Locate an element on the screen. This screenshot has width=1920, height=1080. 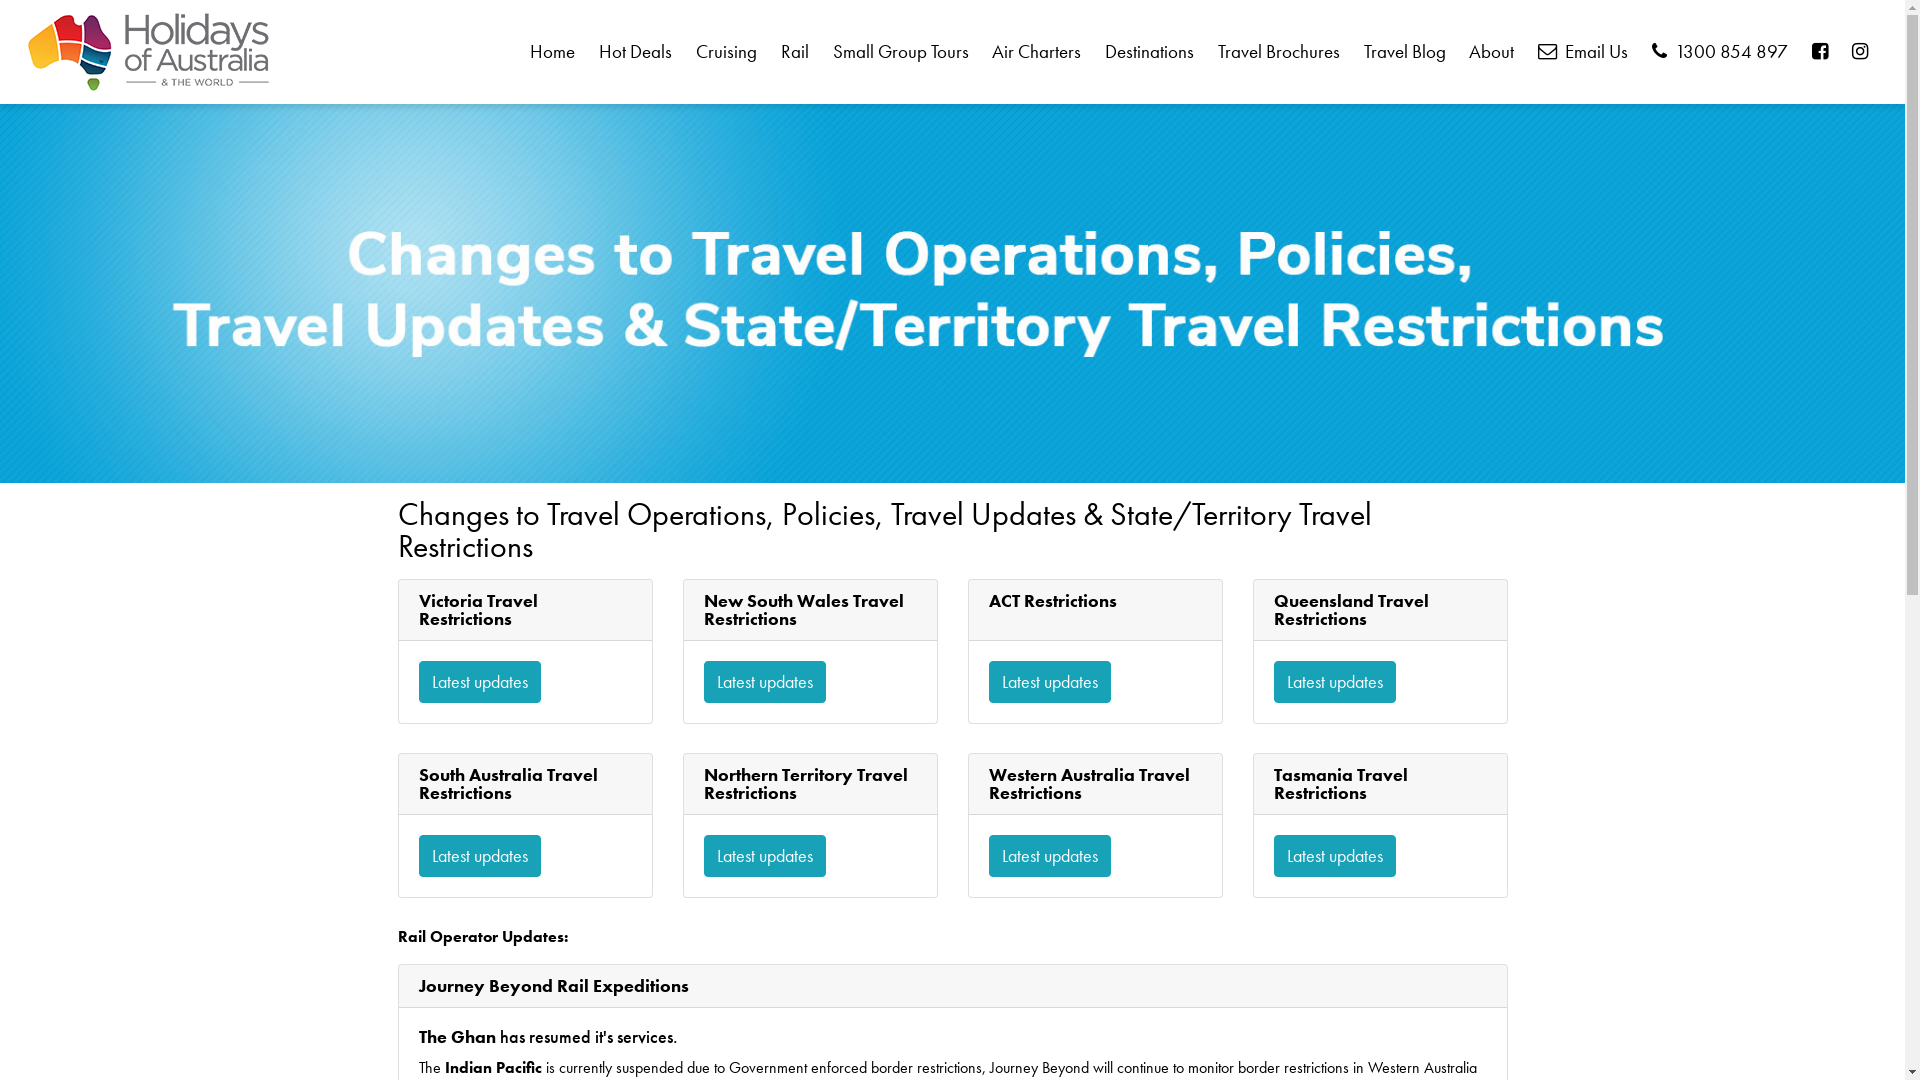
'Rail' is located at coordinates (793, 51).